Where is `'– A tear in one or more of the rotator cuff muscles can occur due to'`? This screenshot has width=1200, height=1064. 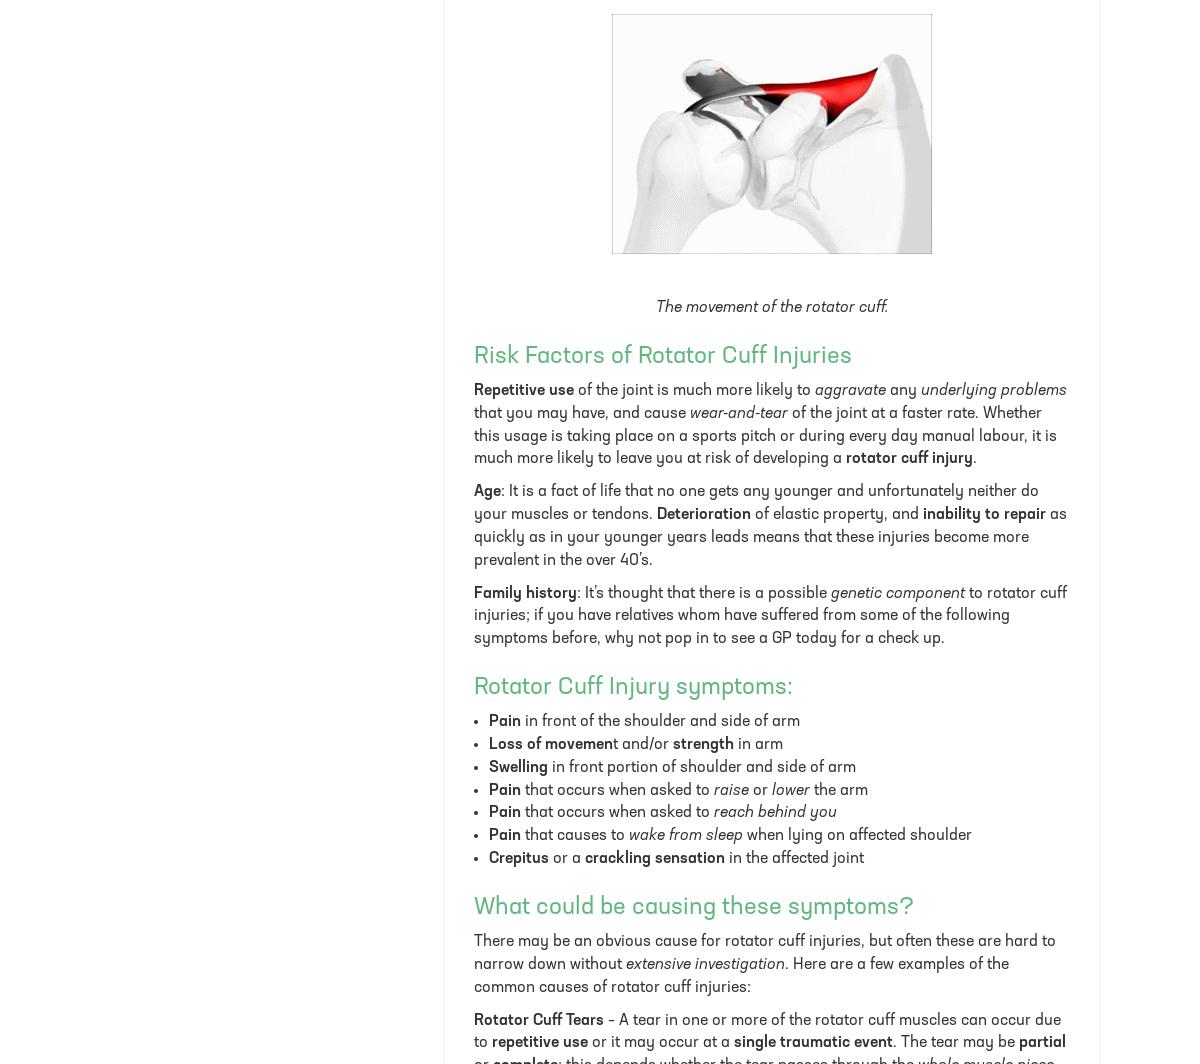 '– A tear in one or more of the rotator cuff muscles can occur due to' is located at coordinates (766, 1031).